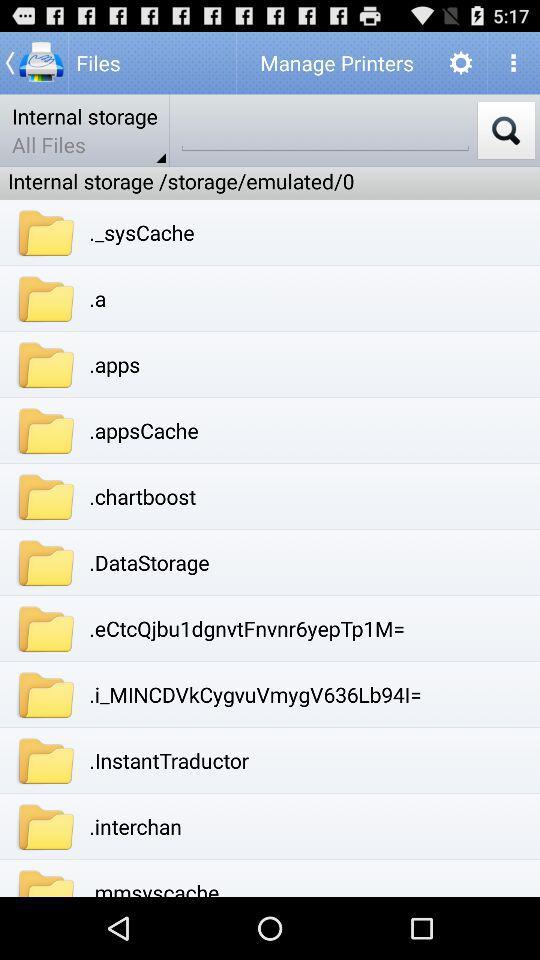  I want to click on app below .apps, so click(143, 430).